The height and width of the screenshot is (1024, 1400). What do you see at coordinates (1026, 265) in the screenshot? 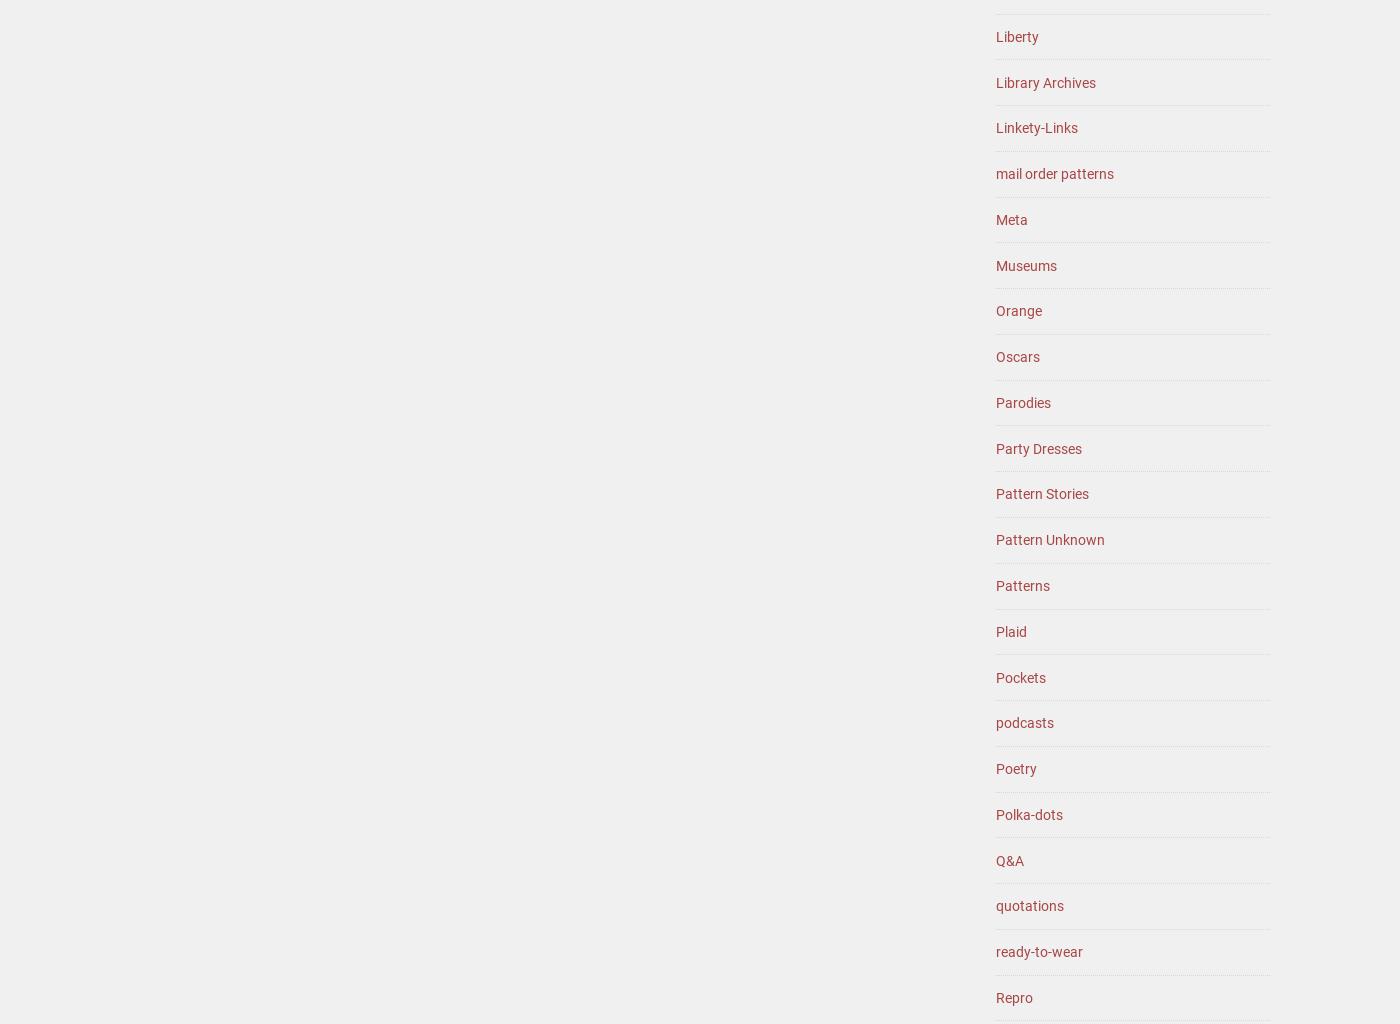
I see `'Museums'` at bounding box center [1026, 265].